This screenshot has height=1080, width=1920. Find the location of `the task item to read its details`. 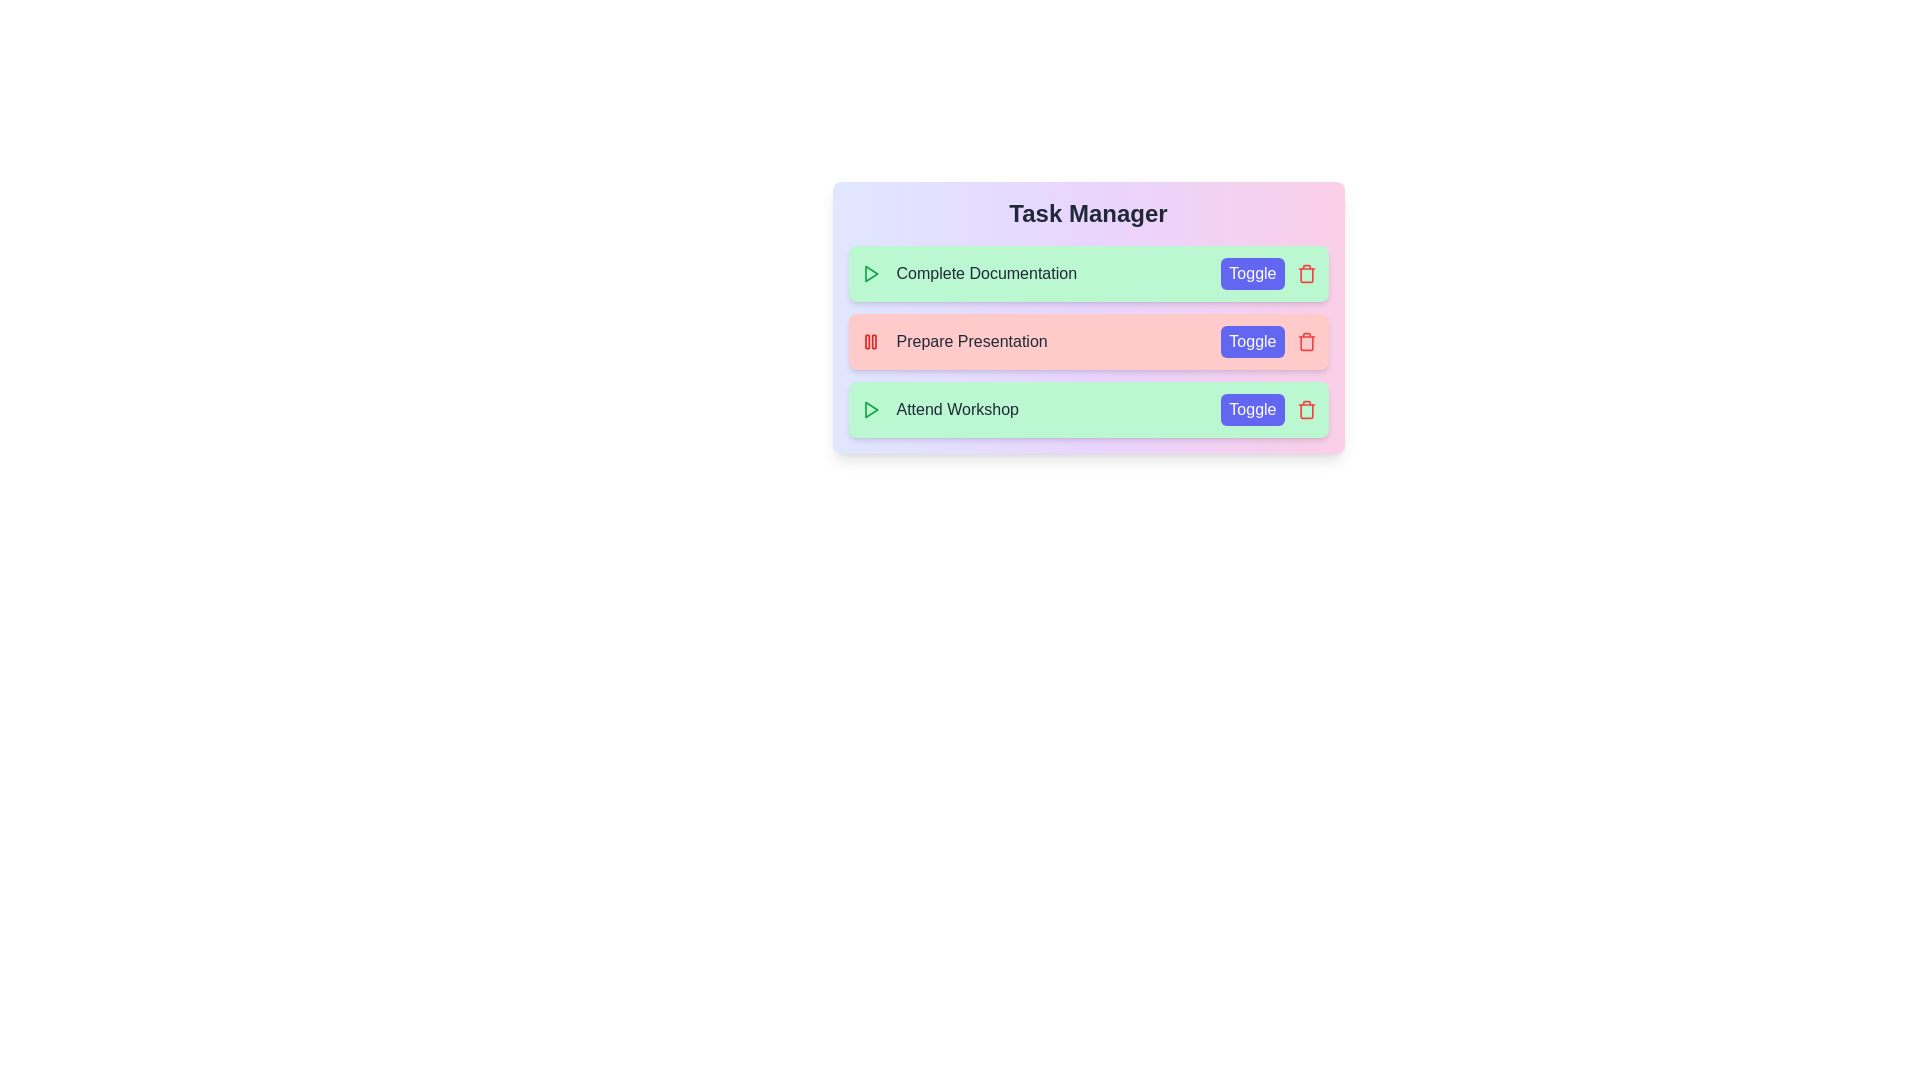

the task item to read its details is located at coordinates (1087, 273).